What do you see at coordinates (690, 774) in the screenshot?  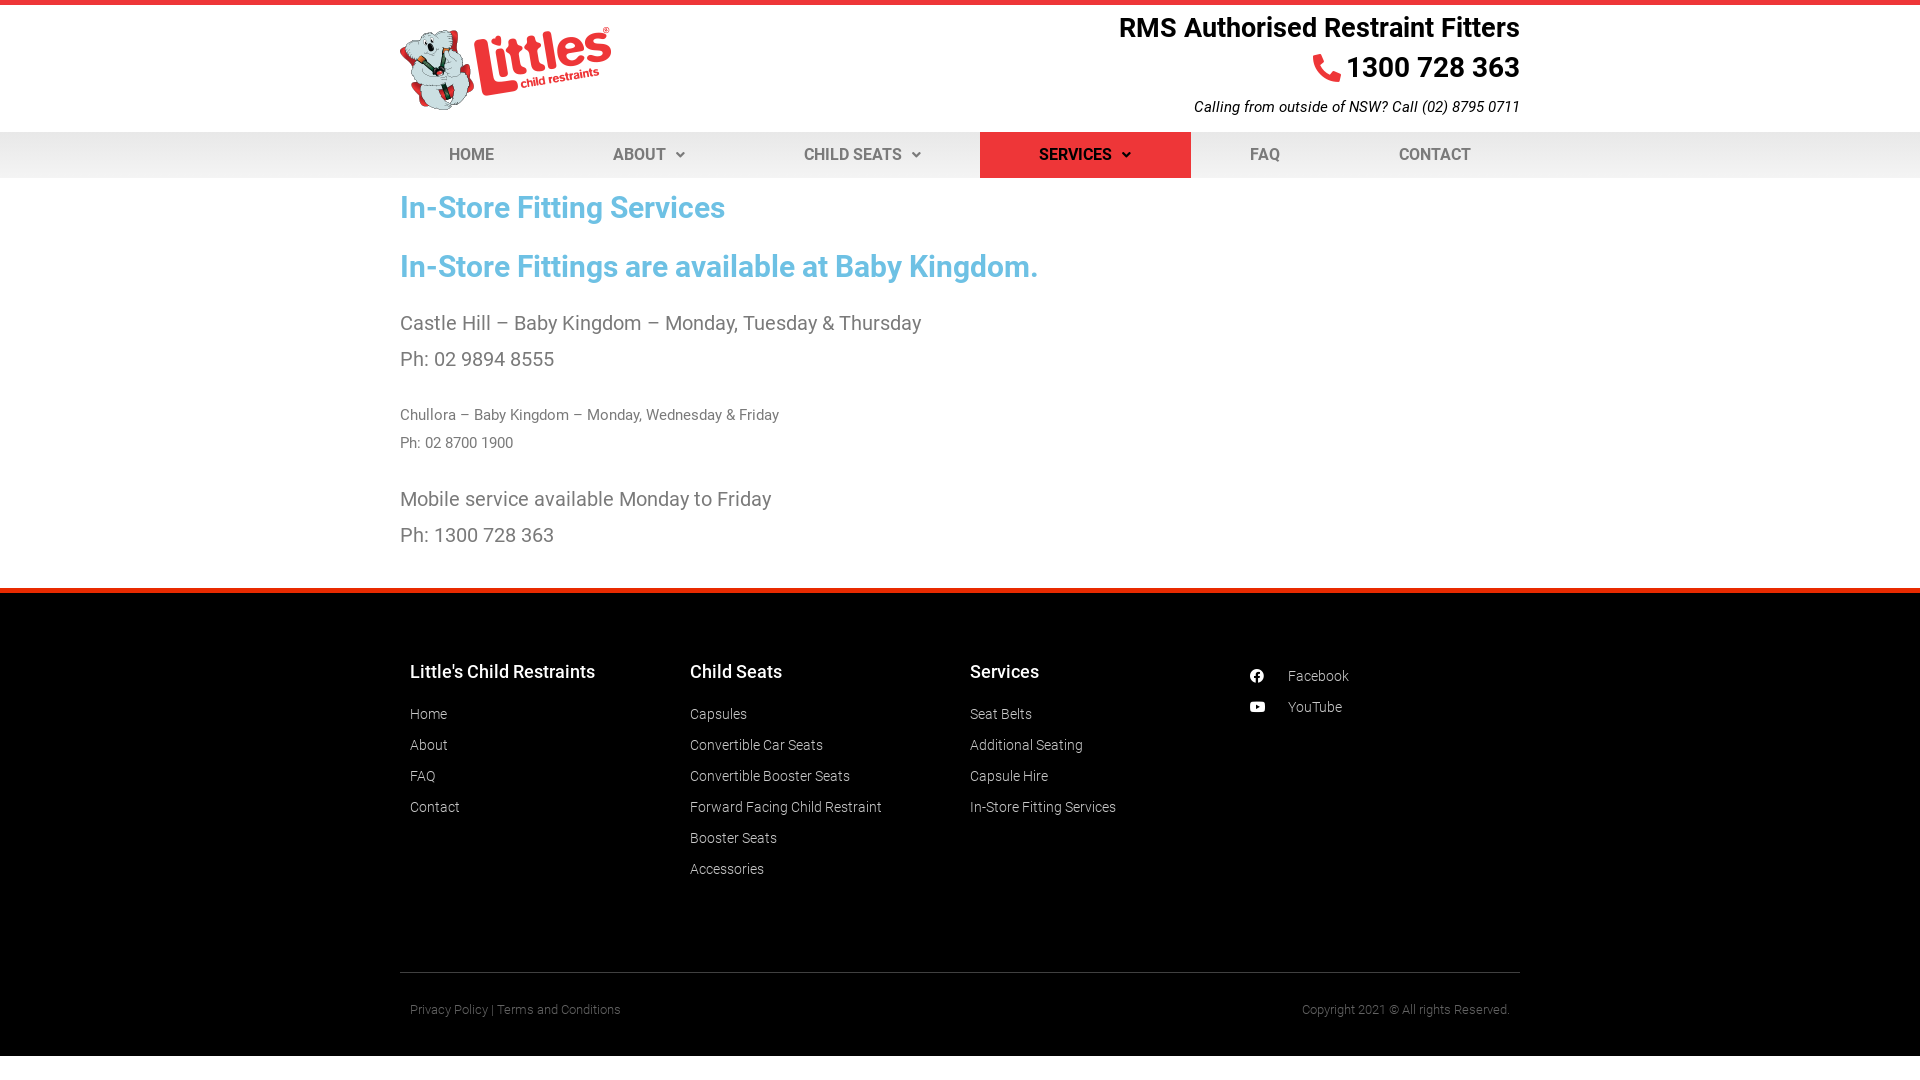 I see `'Convertible Booster Seats'` at bounding box center [690, 774].